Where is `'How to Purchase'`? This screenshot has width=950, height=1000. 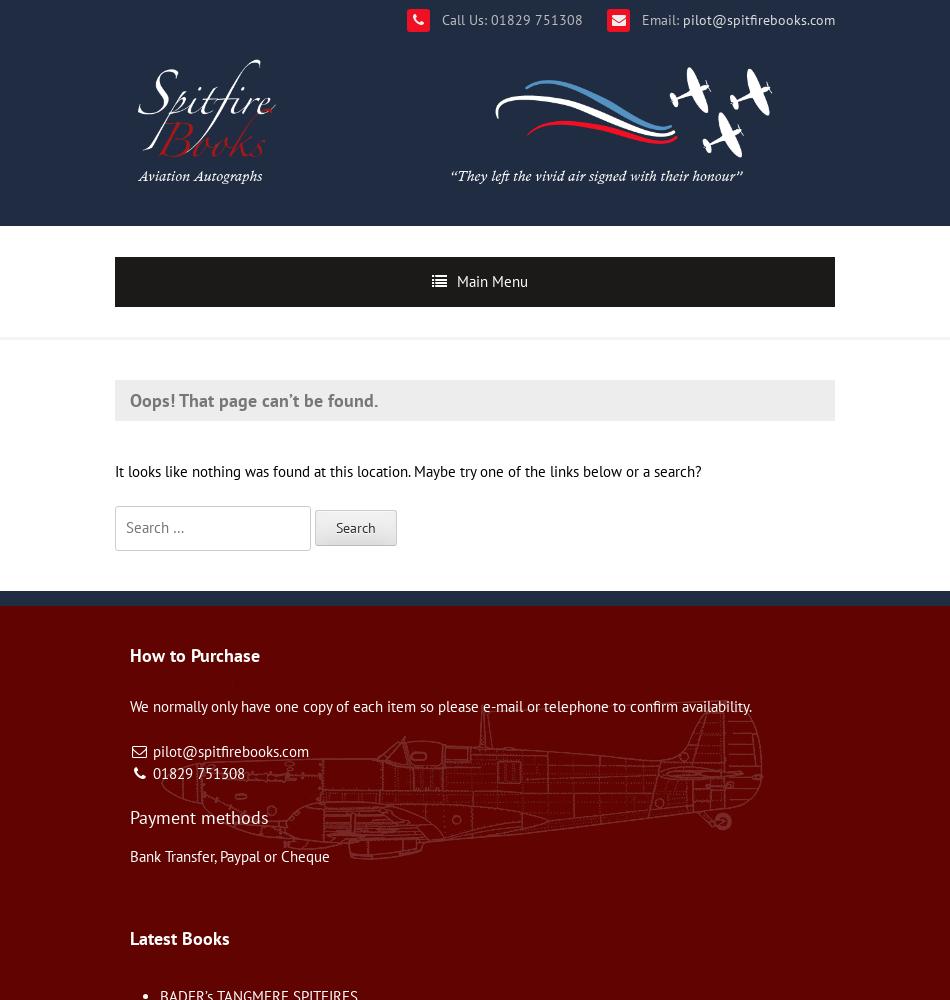
'How to Purchase' is located at coordinates (195, 654).